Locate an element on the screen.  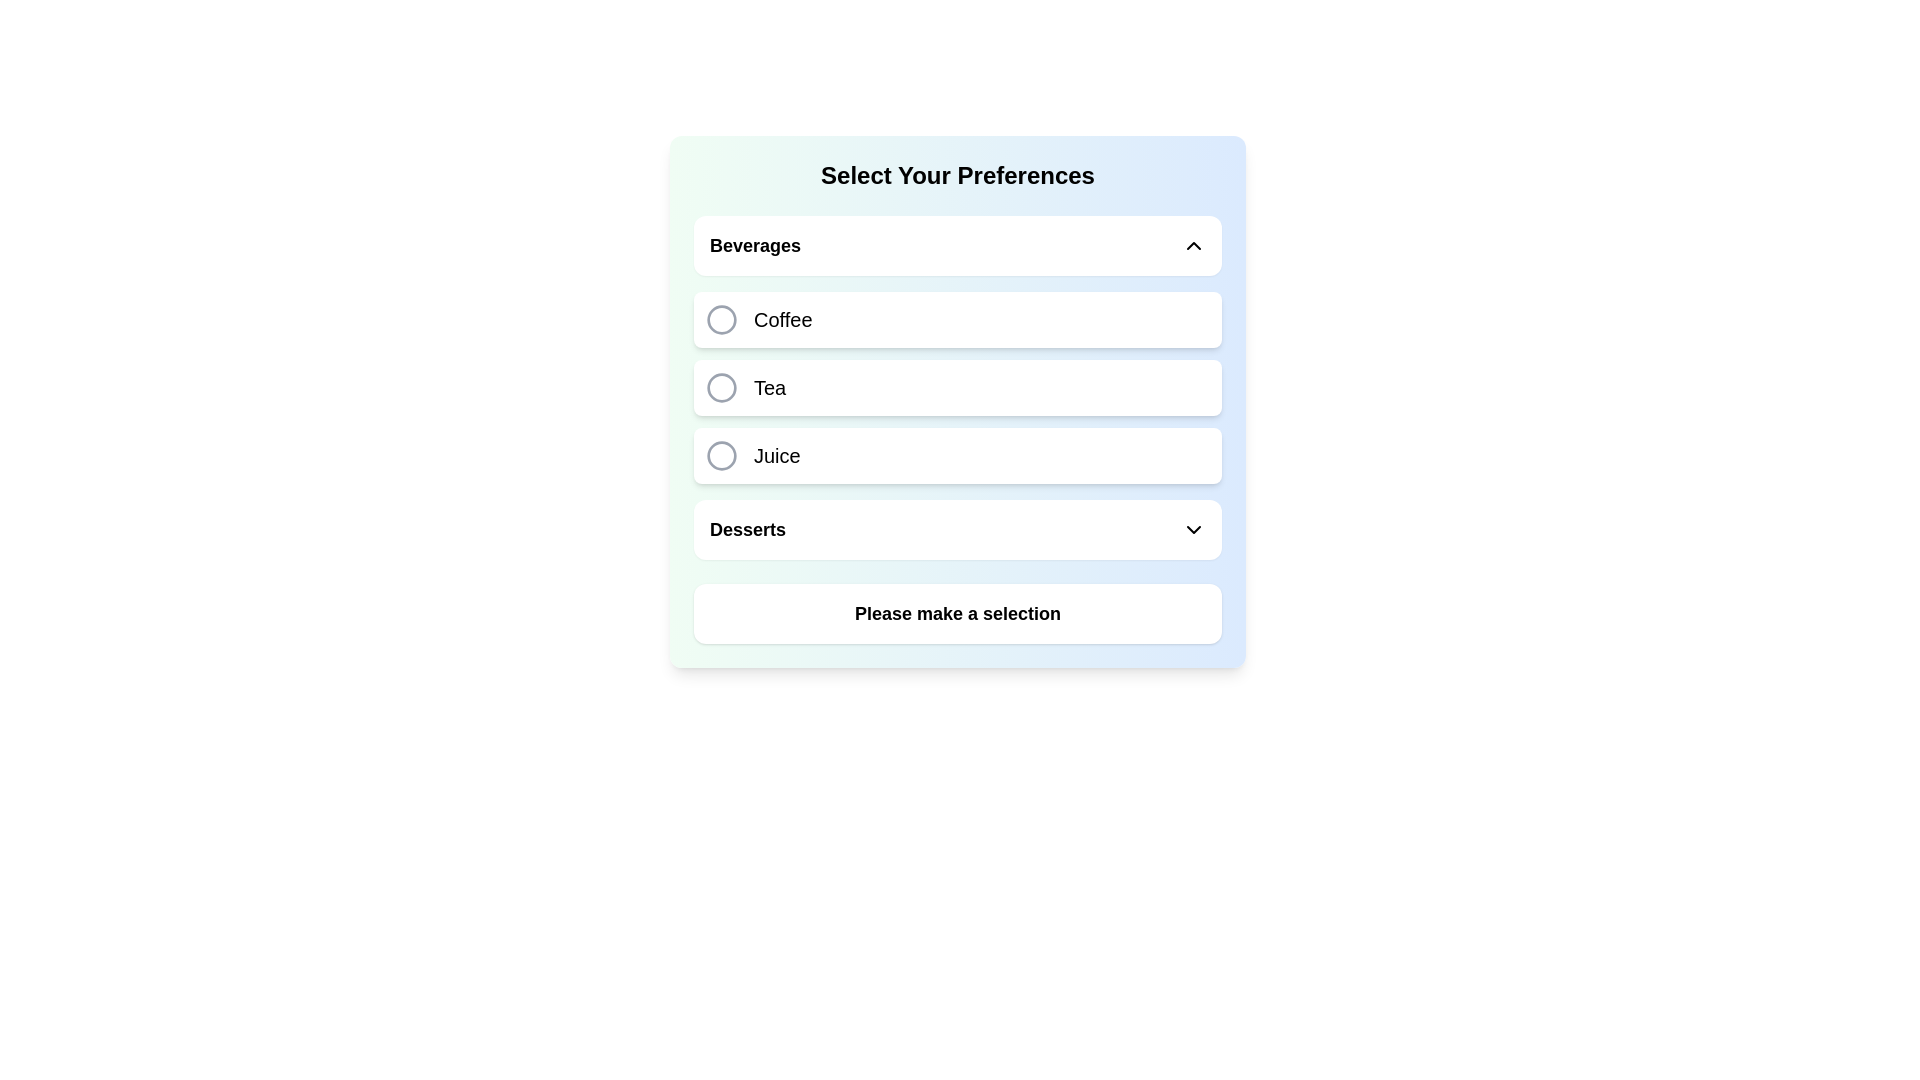
text label 'Juice' located to the right of the corresponding radio button in the third row of the 'Beverages' section is located at coordinates (776, 455).